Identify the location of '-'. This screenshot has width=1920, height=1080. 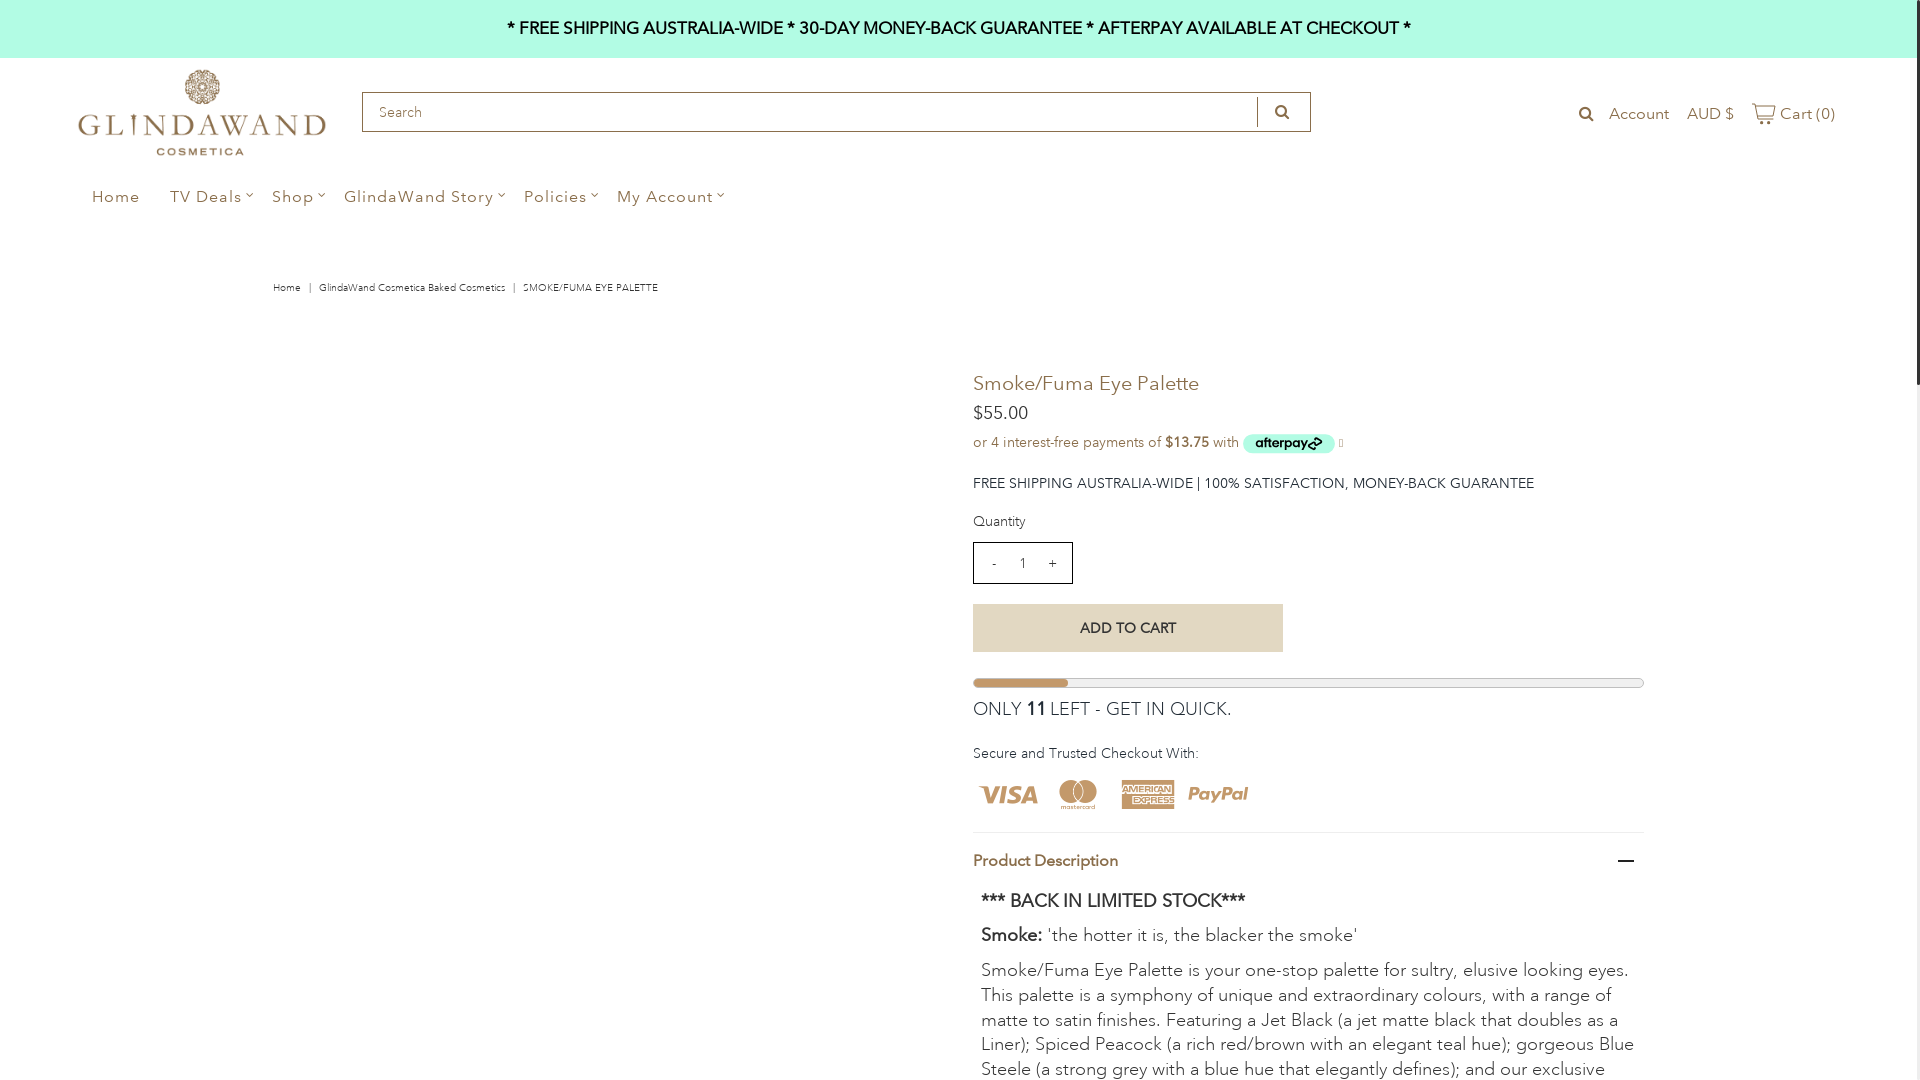
(983, 563).